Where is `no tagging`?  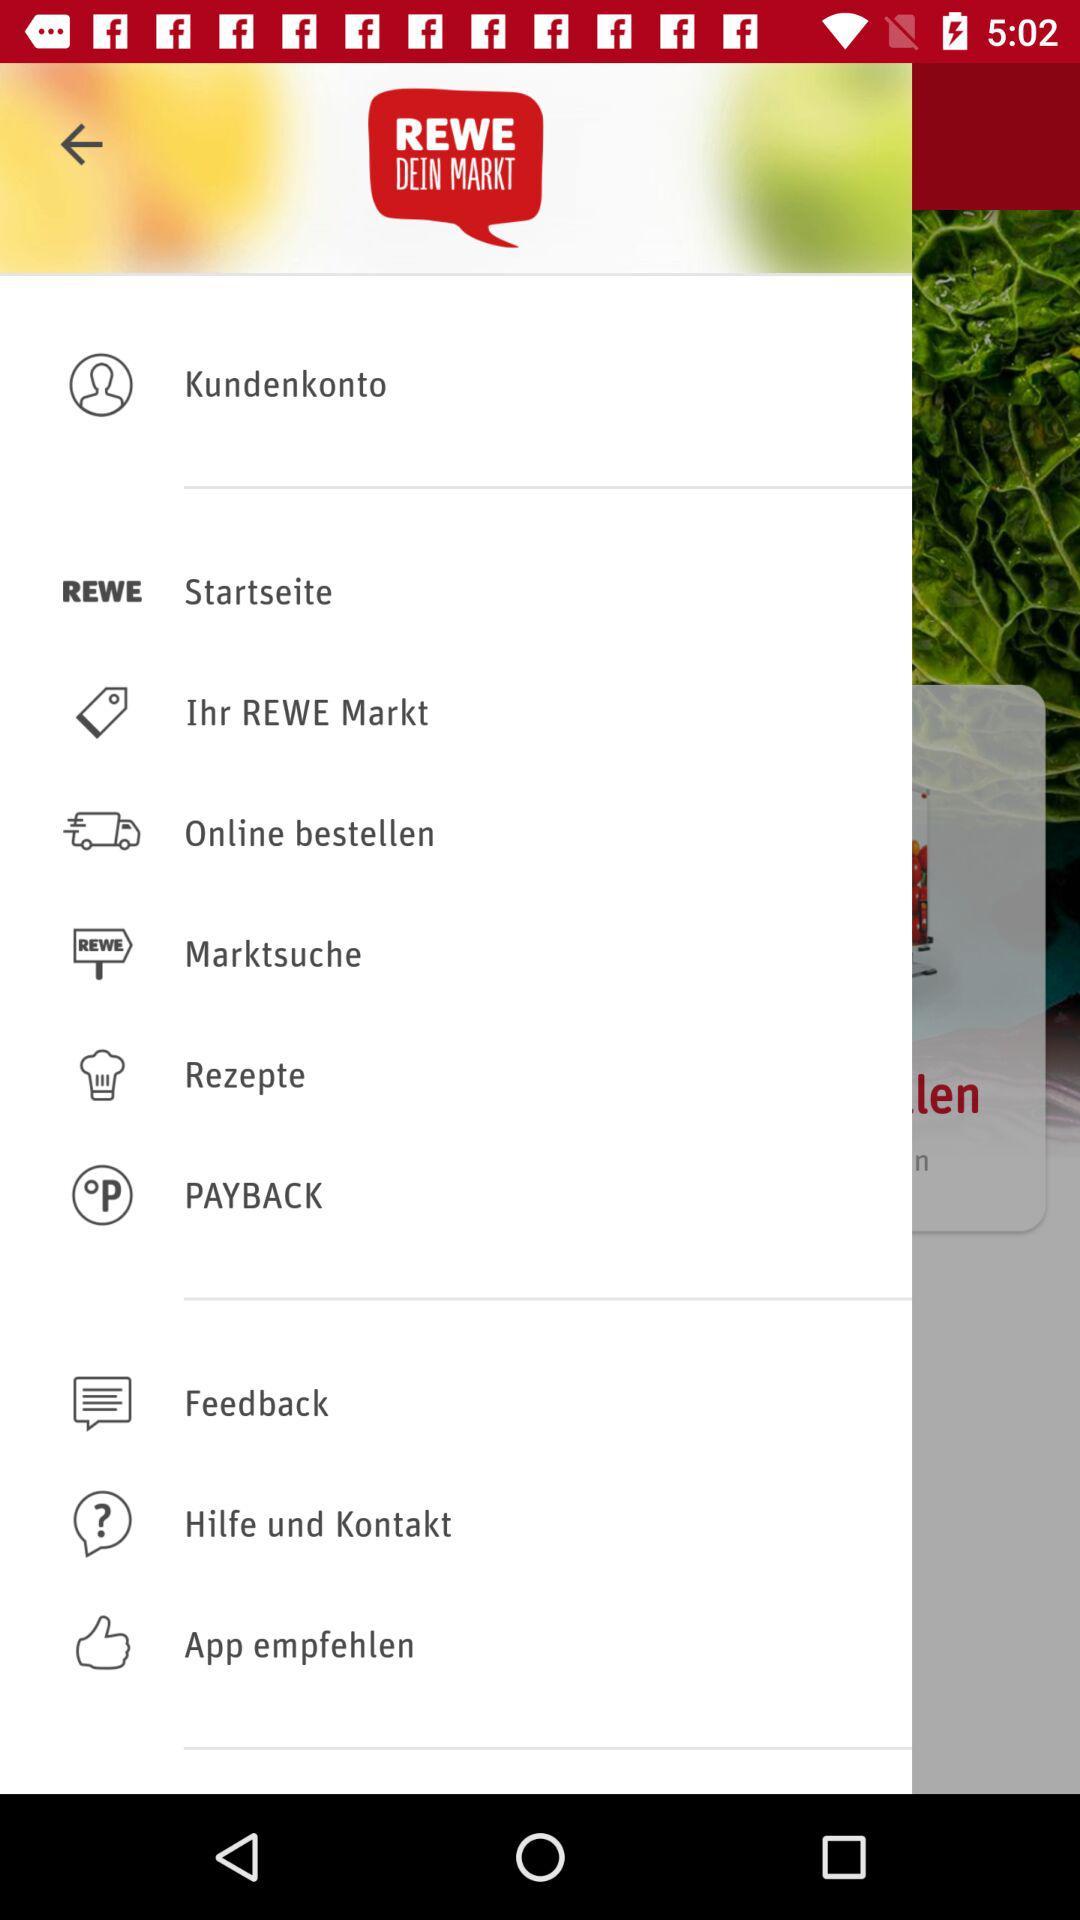
no tagging is located at coordinates (455, 1401).